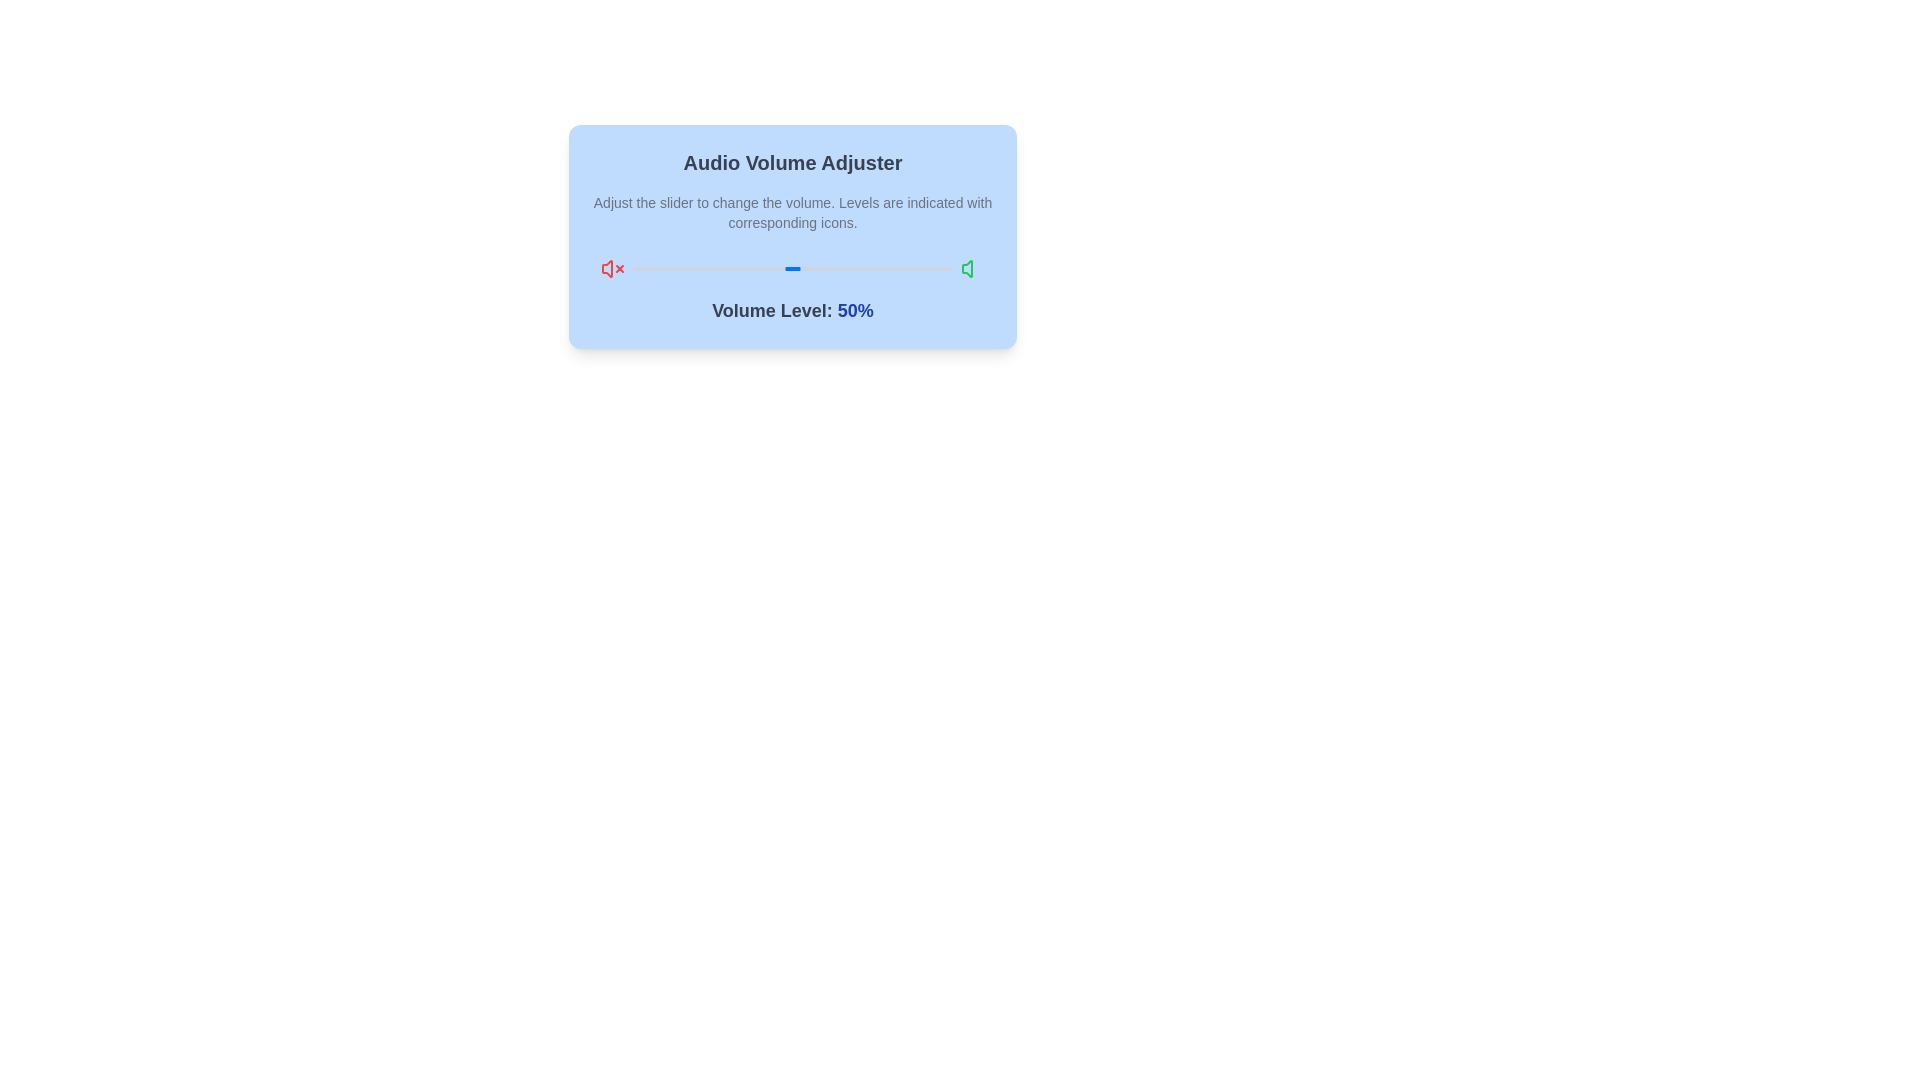 This screenshot has width=1920, height=1080. What do you see at coordinates (719, 268) in the screenshot?
I see `the slider to set the volume to 27%` at bounding box center [719, 268].